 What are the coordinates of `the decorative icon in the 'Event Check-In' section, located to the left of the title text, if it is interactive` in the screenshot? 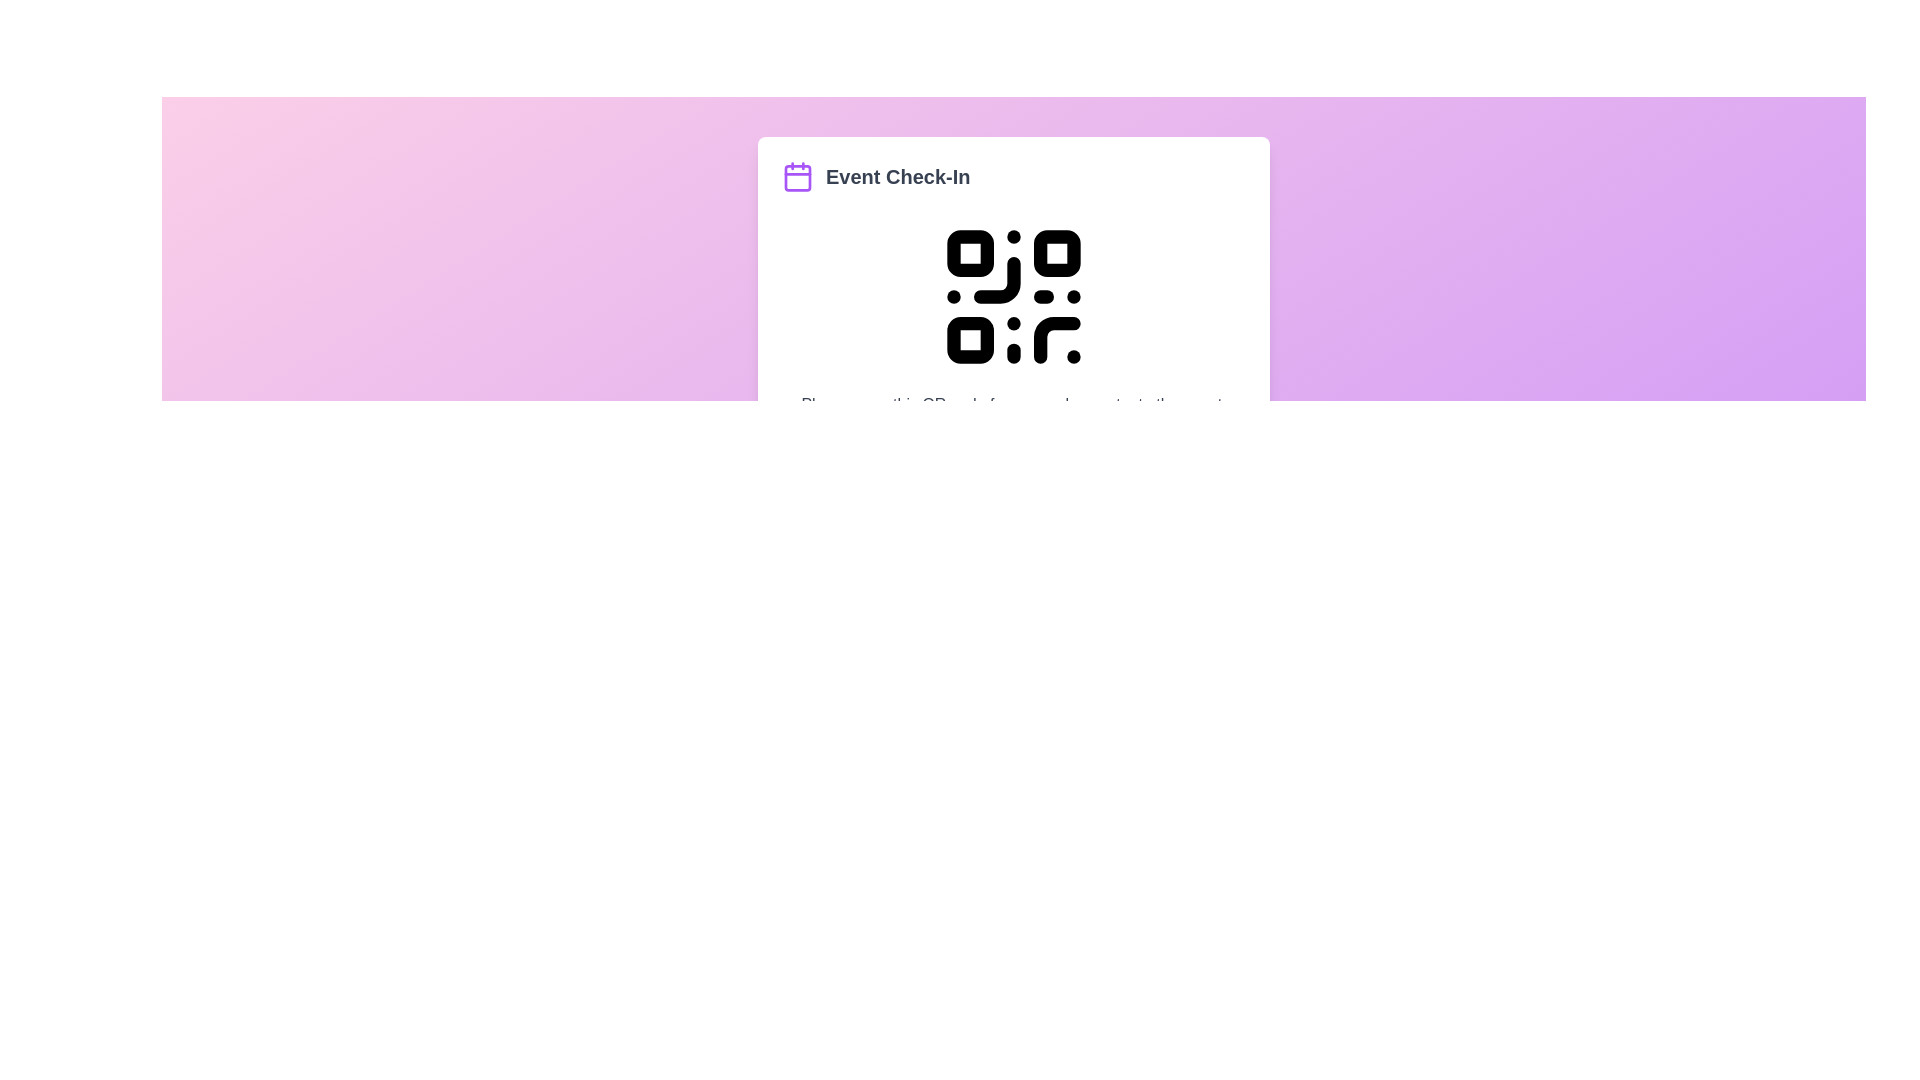 It's located at (796, 176).